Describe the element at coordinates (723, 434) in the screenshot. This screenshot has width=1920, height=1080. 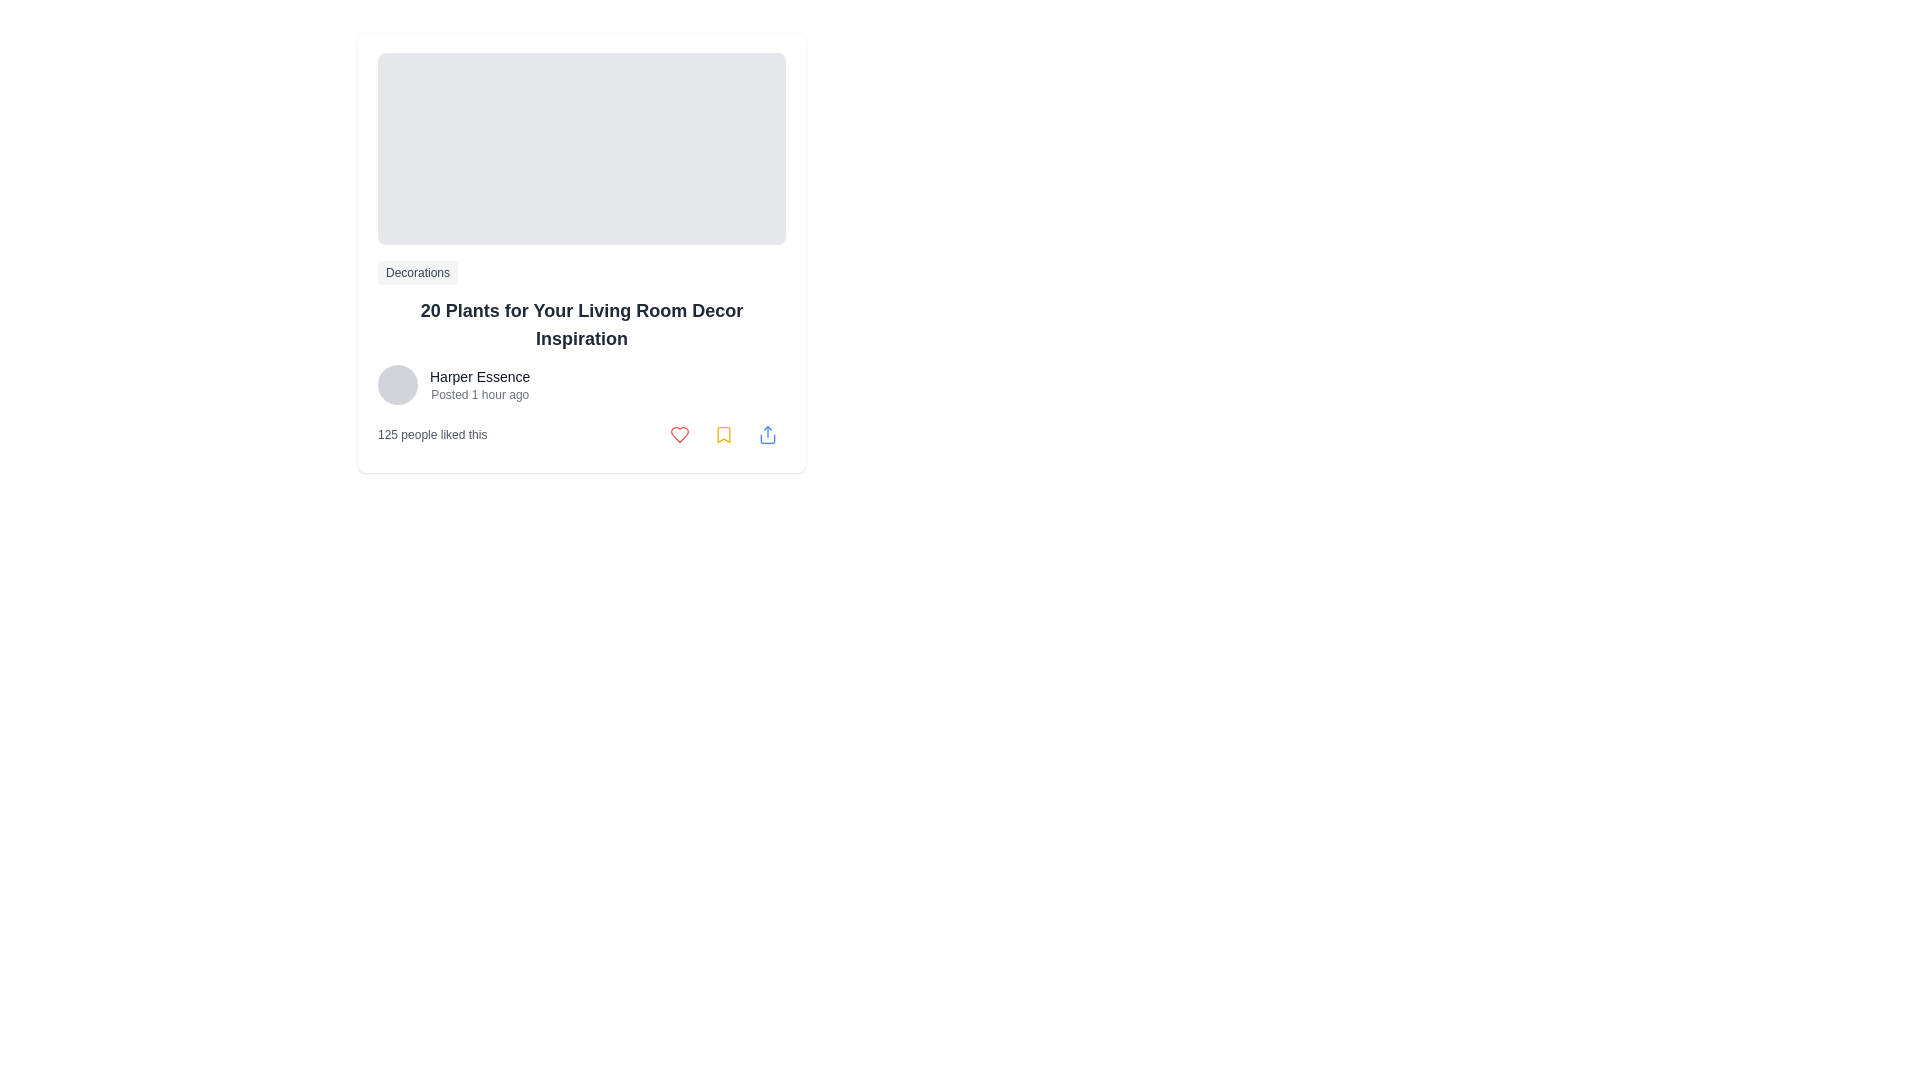
I see `the bookmark icon located at the bottom of the content card, which is the third icon from the left among interactive icons` at that location.